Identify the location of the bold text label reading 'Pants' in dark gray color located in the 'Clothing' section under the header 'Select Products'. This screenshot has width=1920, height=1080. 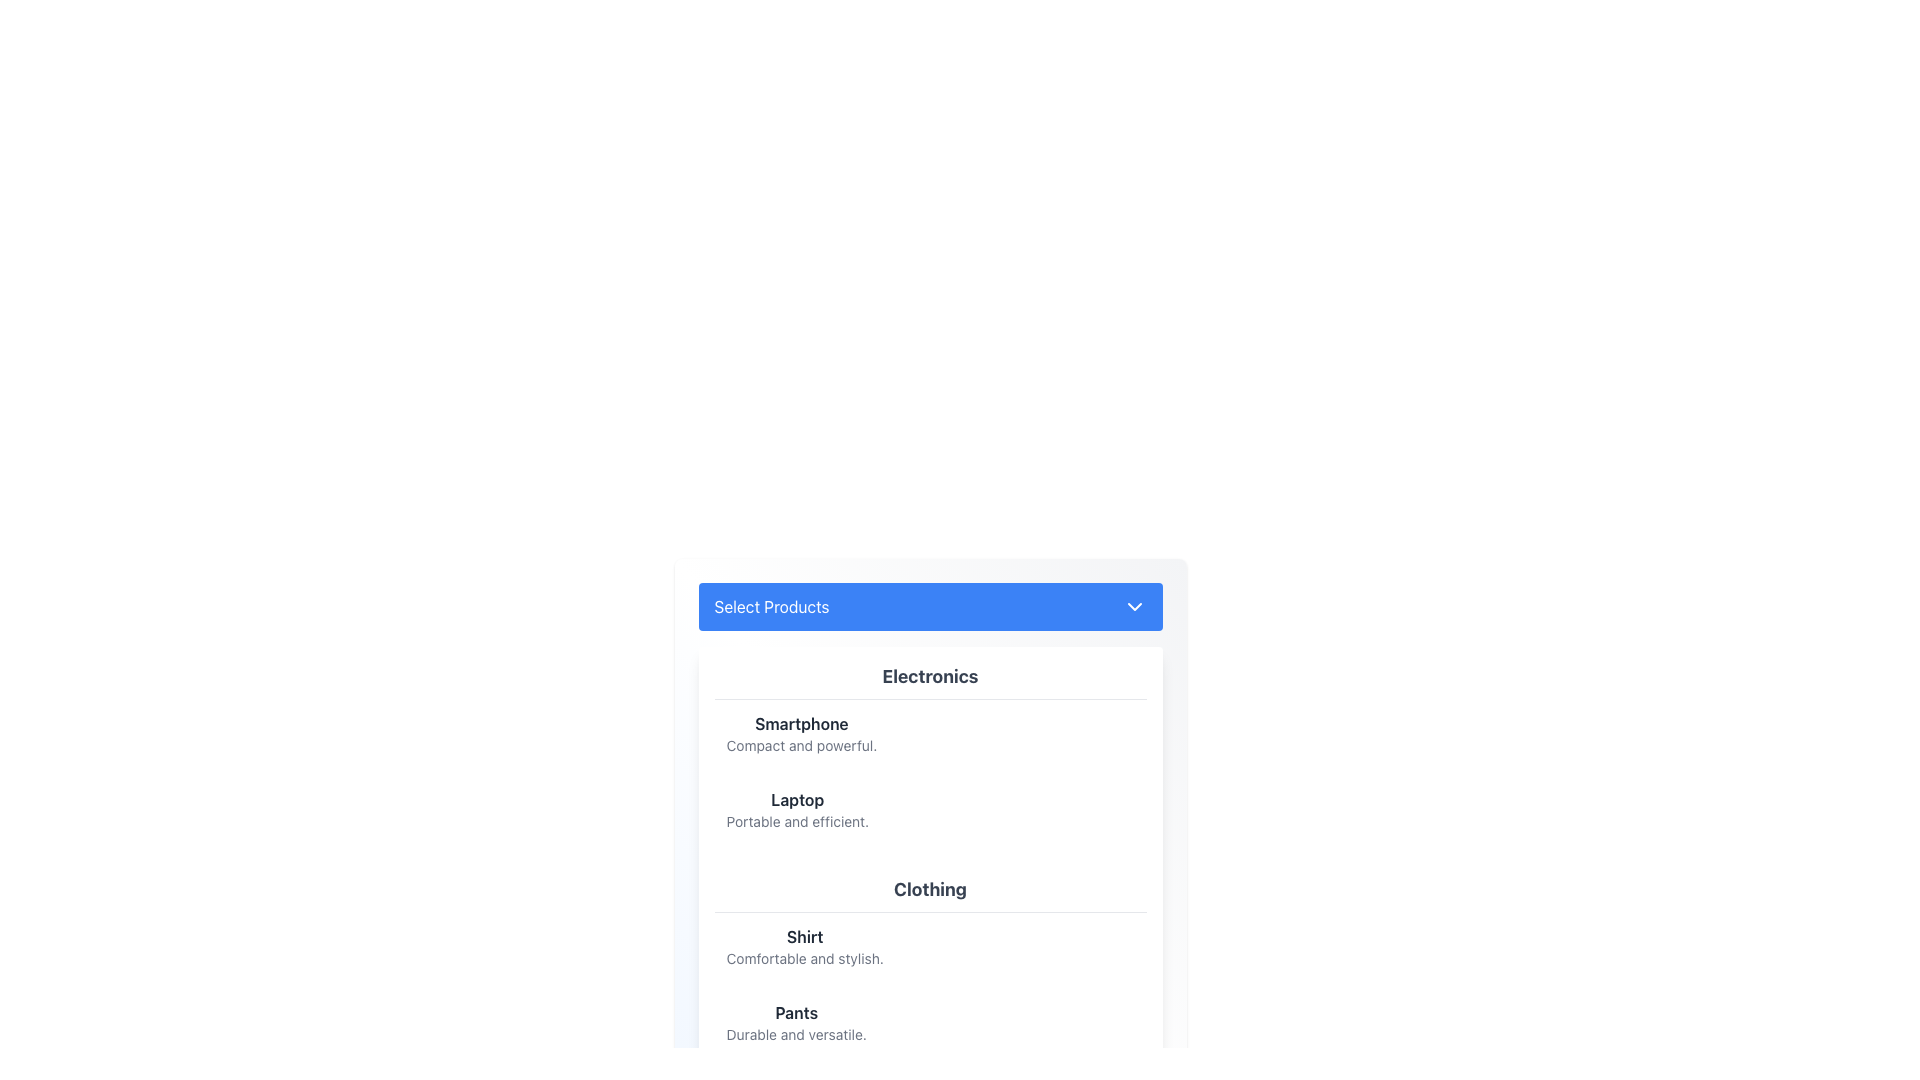
(795, 1013).